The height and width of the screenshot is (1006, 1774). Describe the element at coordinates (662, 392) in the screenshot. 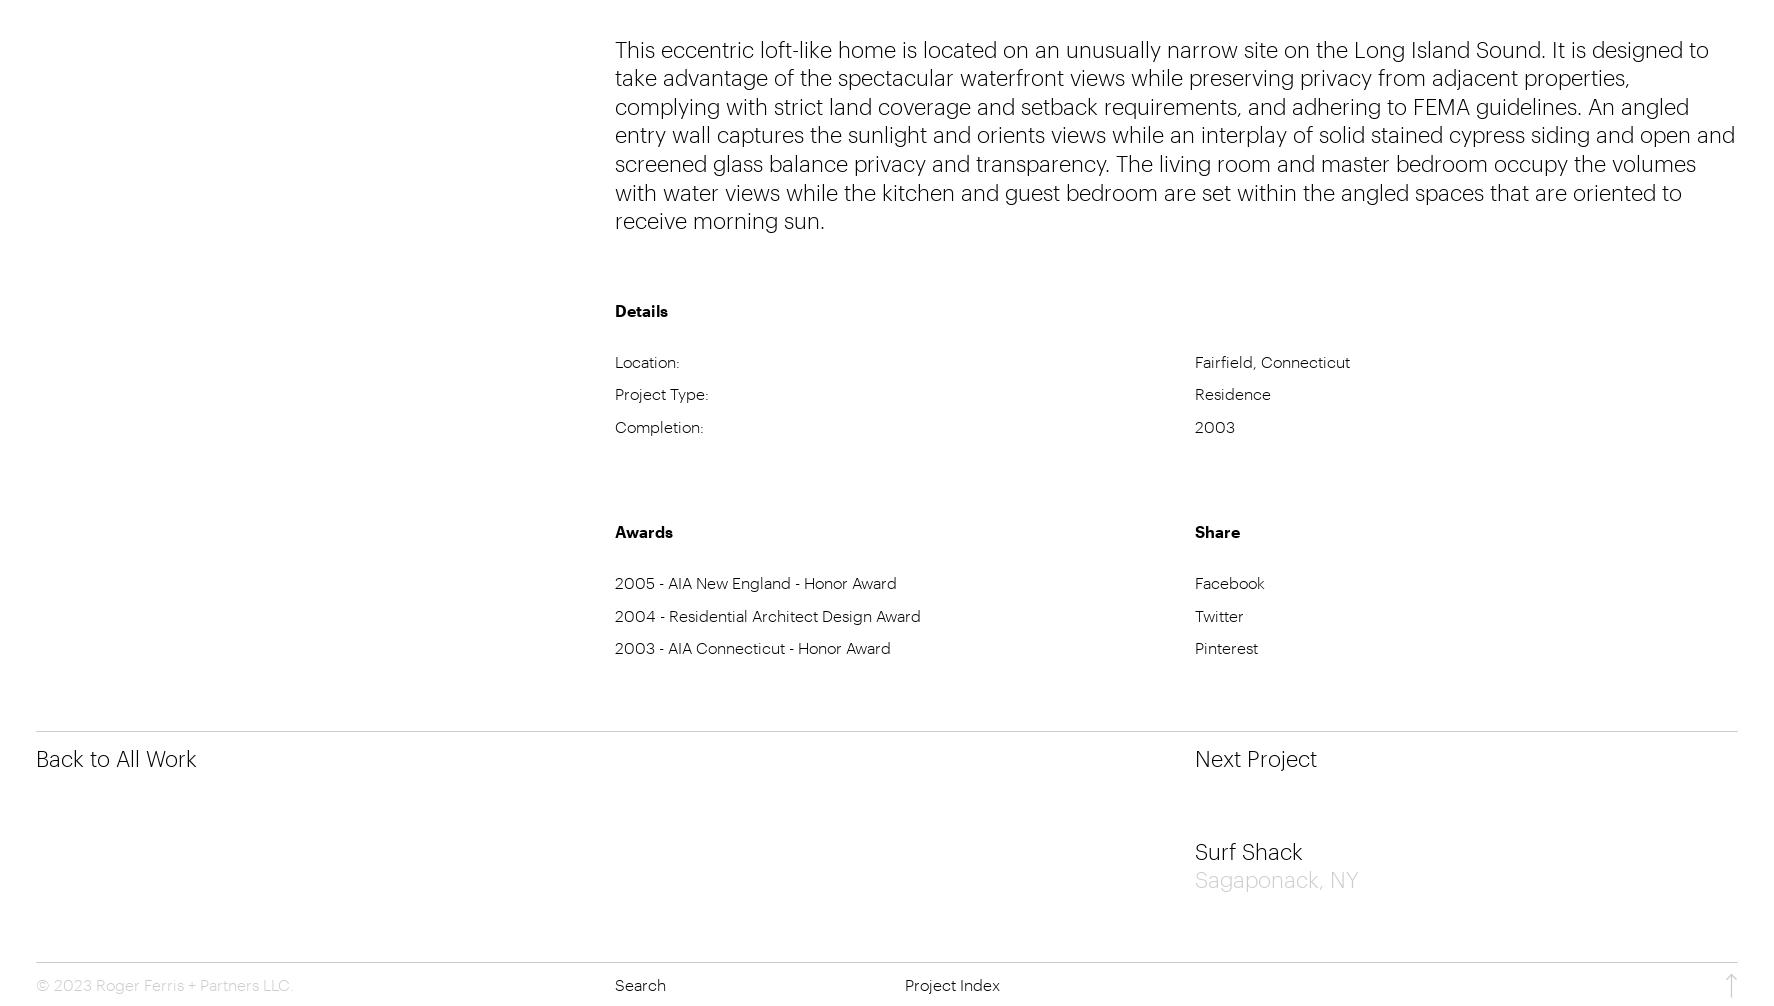

I see `'Project Type:'` at that location.